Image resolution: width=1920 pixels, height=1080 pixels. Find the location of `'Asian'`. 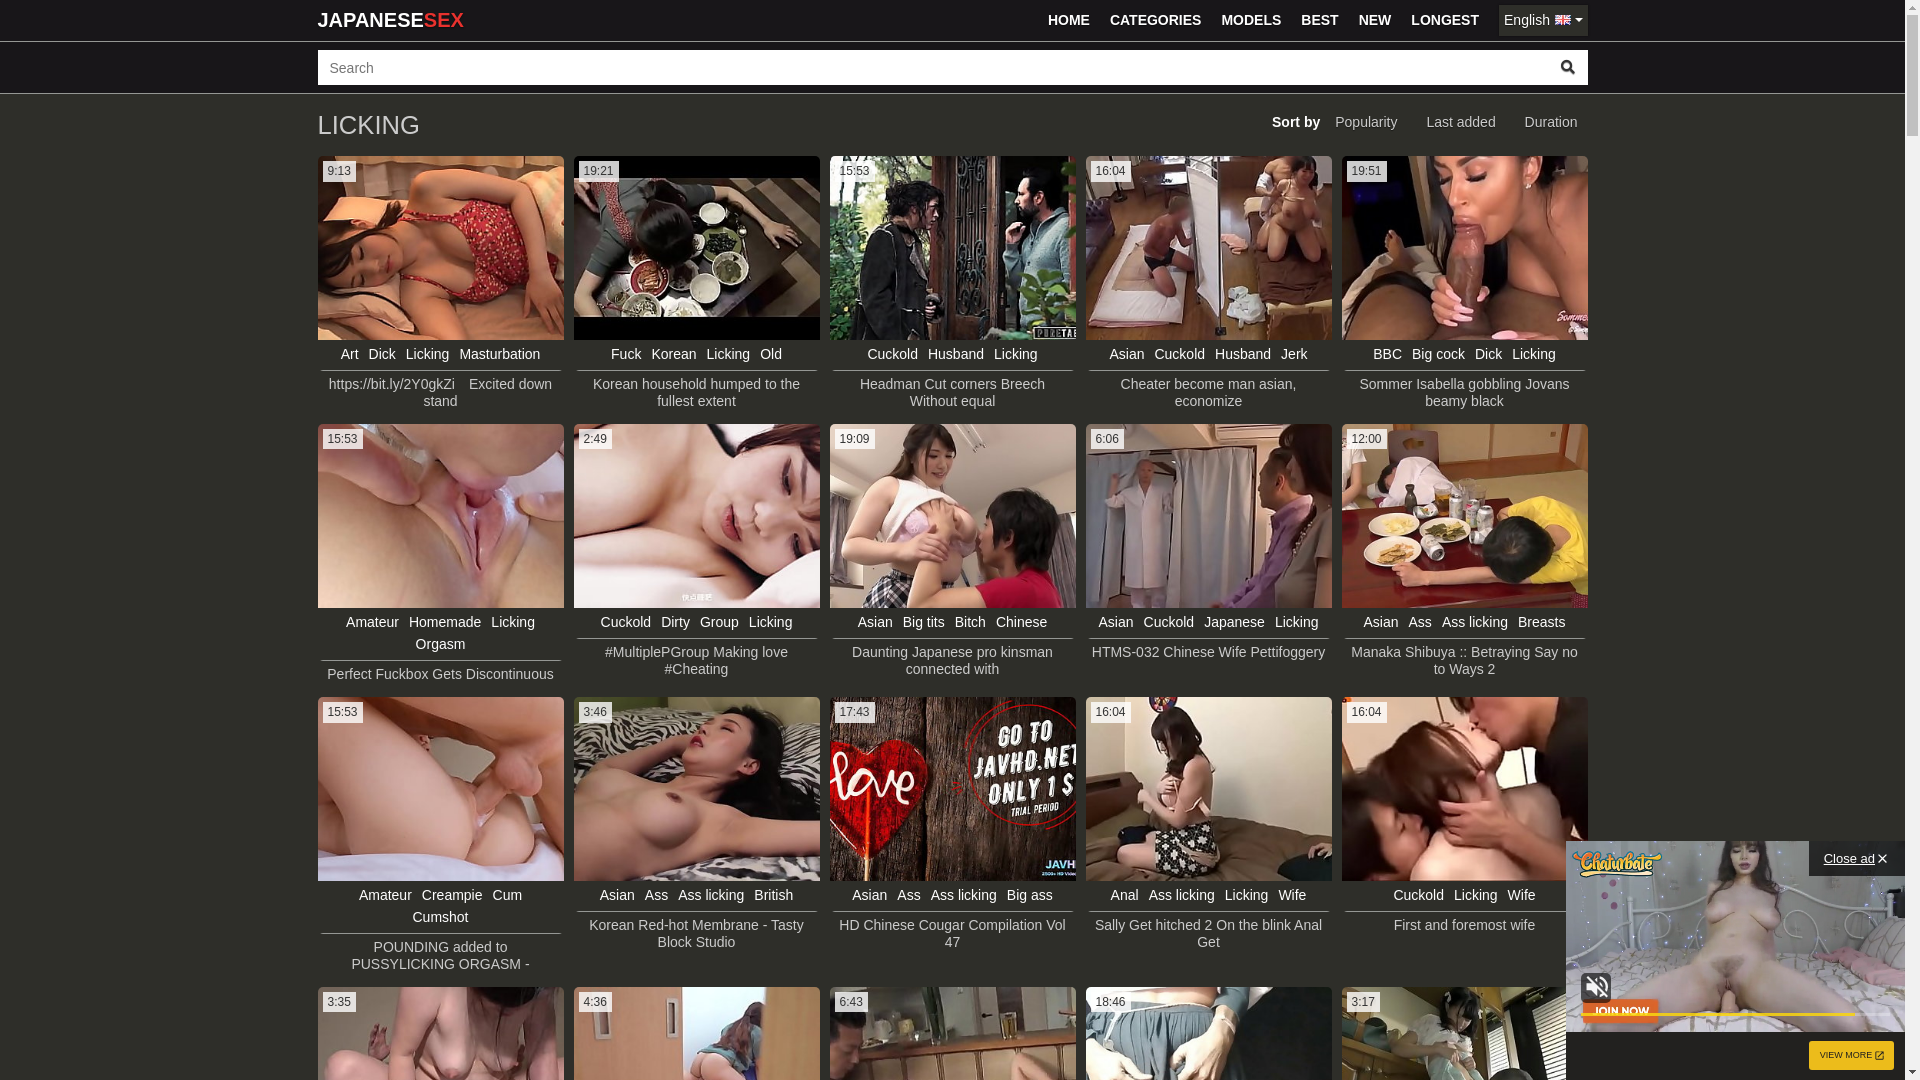

'Asian' is located at coordinates (1107, 353).